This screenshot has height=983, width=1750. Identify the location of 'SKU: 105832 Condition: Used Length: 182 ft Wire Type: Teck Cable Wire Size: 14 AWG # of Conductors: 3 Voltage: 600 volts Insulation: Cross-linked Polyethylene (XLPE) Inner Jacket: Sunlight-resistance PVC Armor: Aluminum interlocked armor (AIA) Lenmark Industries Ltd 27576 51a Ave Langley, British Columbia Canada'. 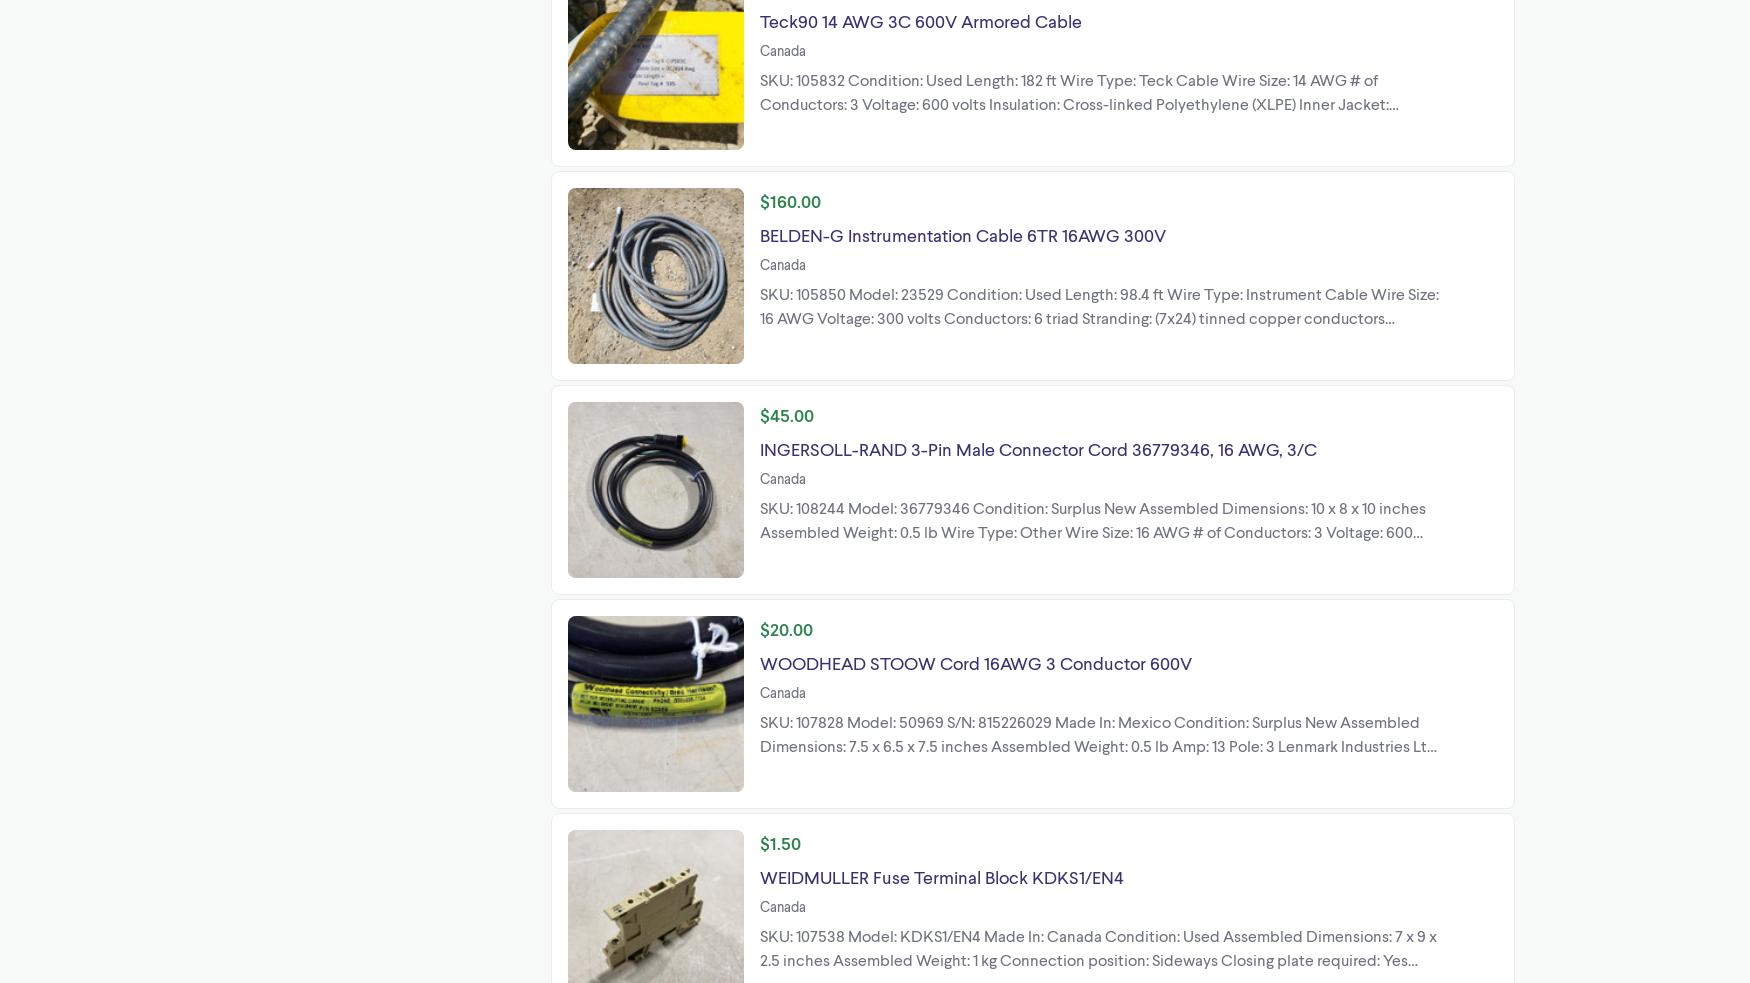
(1091, 113).